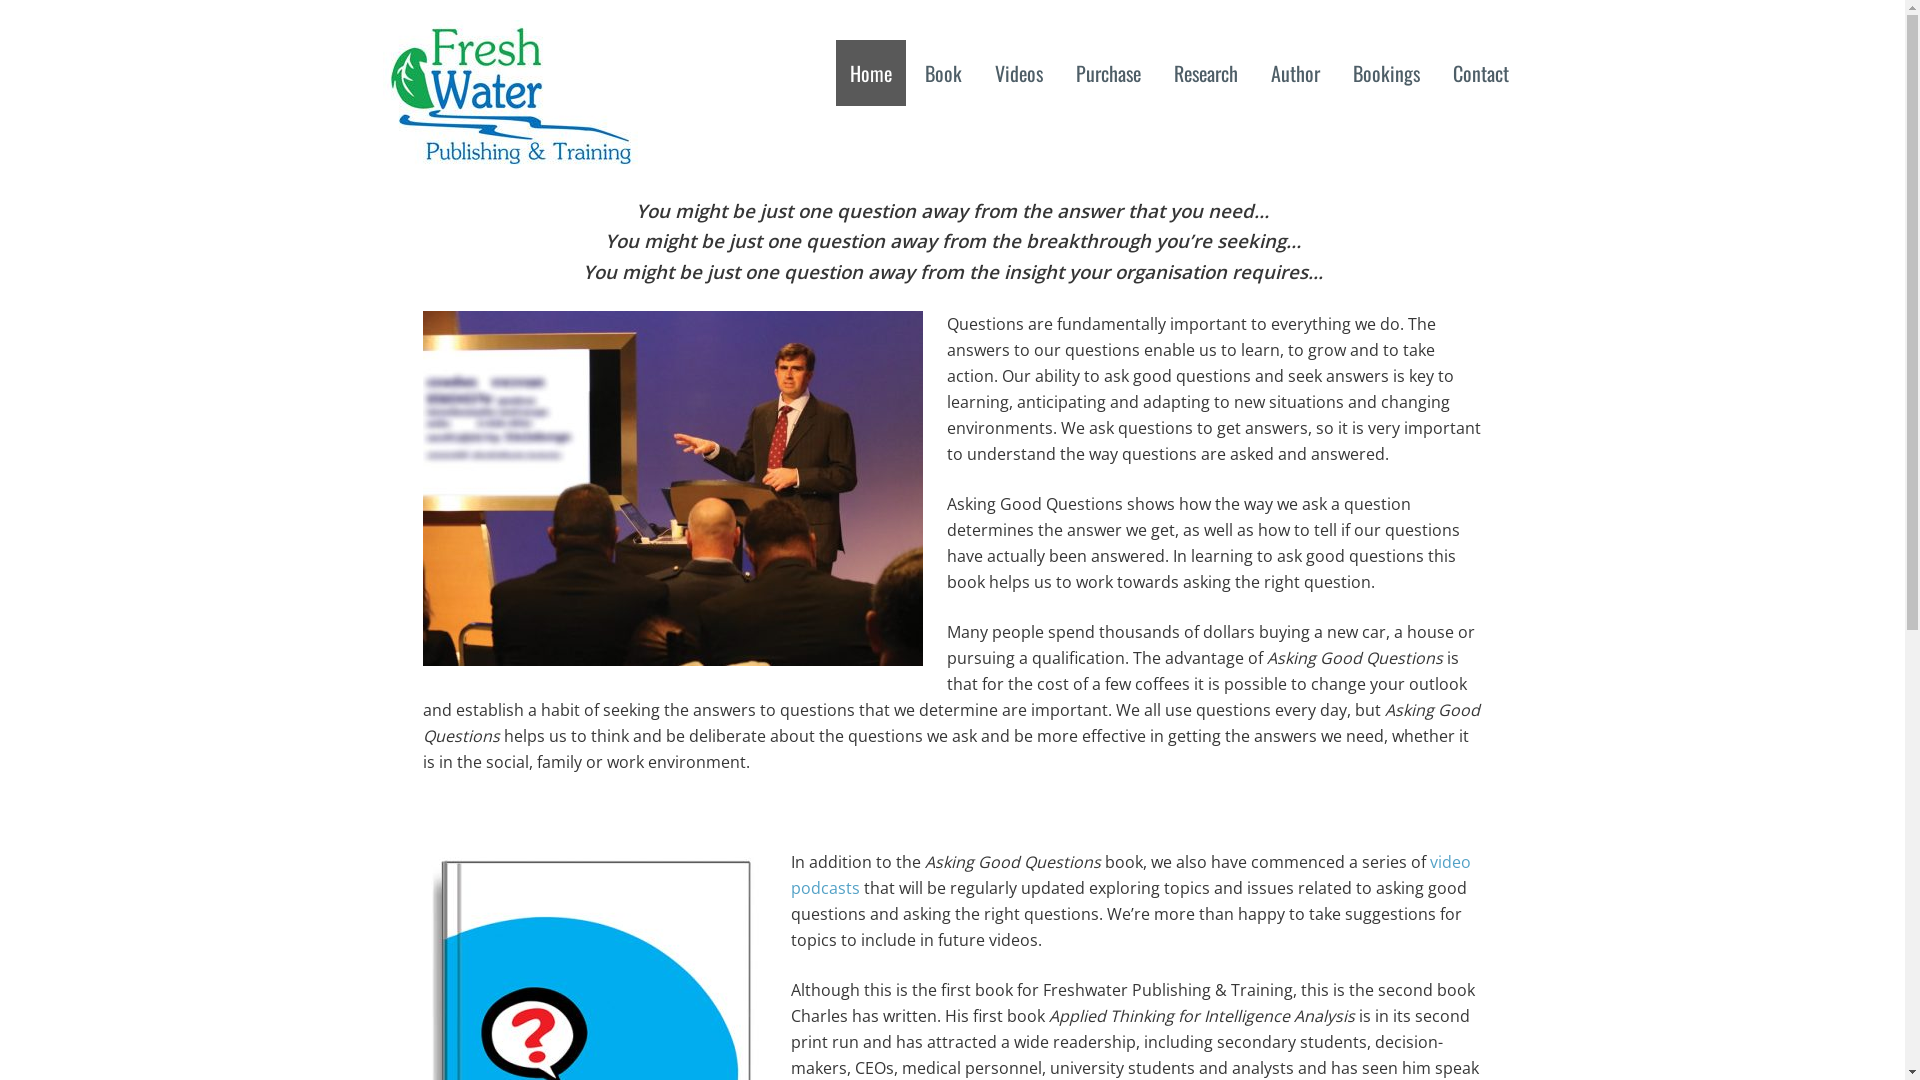 This screenshot has height=1080, width=1920. What do you see at coordinates (1017, 72) in the screenshot?
I see `'Videos'` at bounding box center [1017, 72].